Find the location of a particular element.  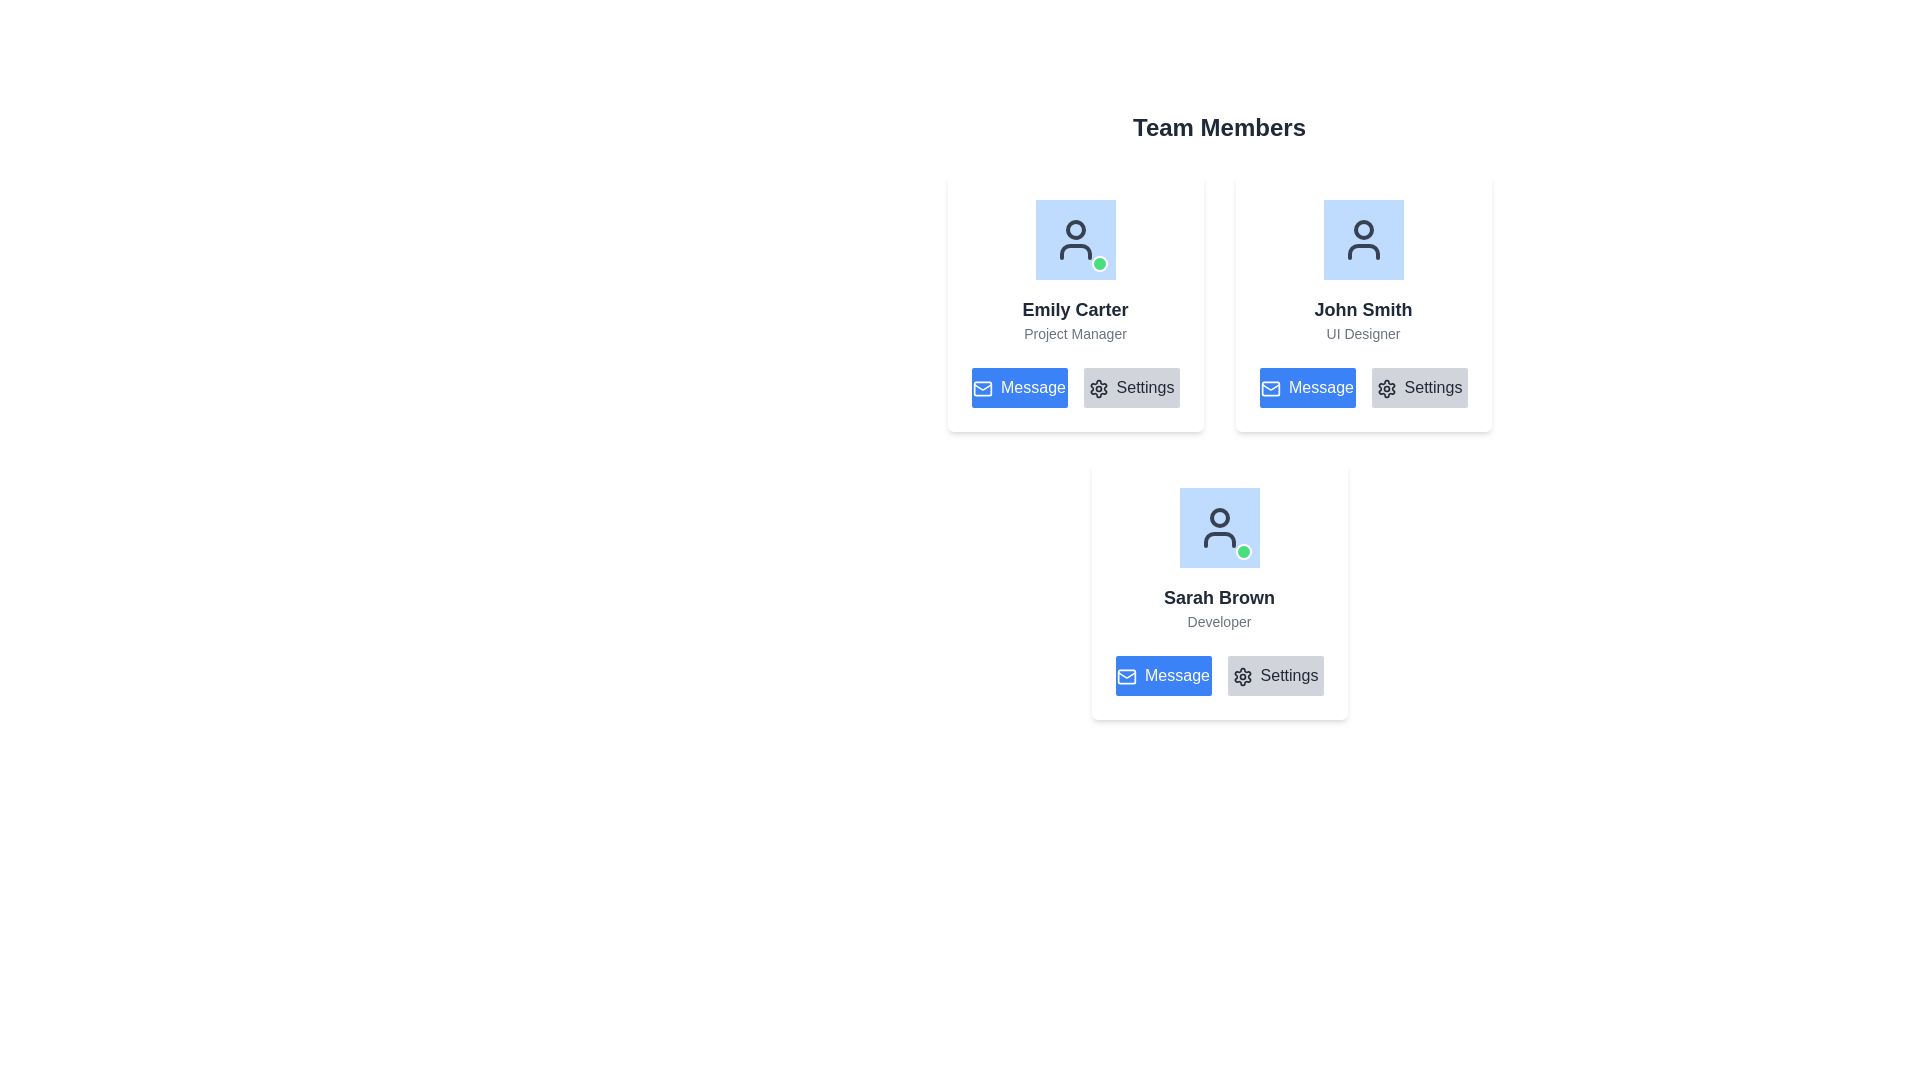

the circular avatar icon with a blue background featuring a human silhouette, located in the profile card of 'Emily Carter', above the text 'Emily Carter' and 'Project Manager' is located at coordinates (1074, 238).